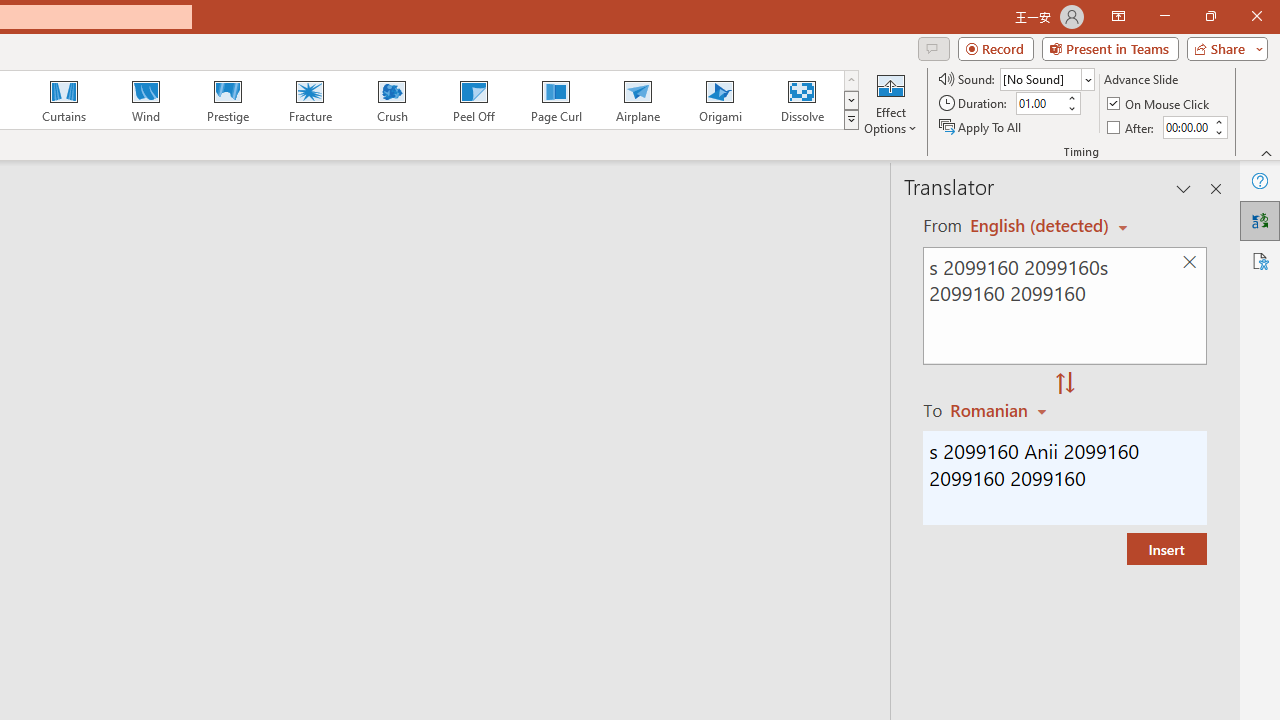 This screenshot has width=1280, height=720. What do you see at coordinates (1159, 103) in the screenshot?
I see `'On Mouse Click'` at bounding box center [1159, 103].